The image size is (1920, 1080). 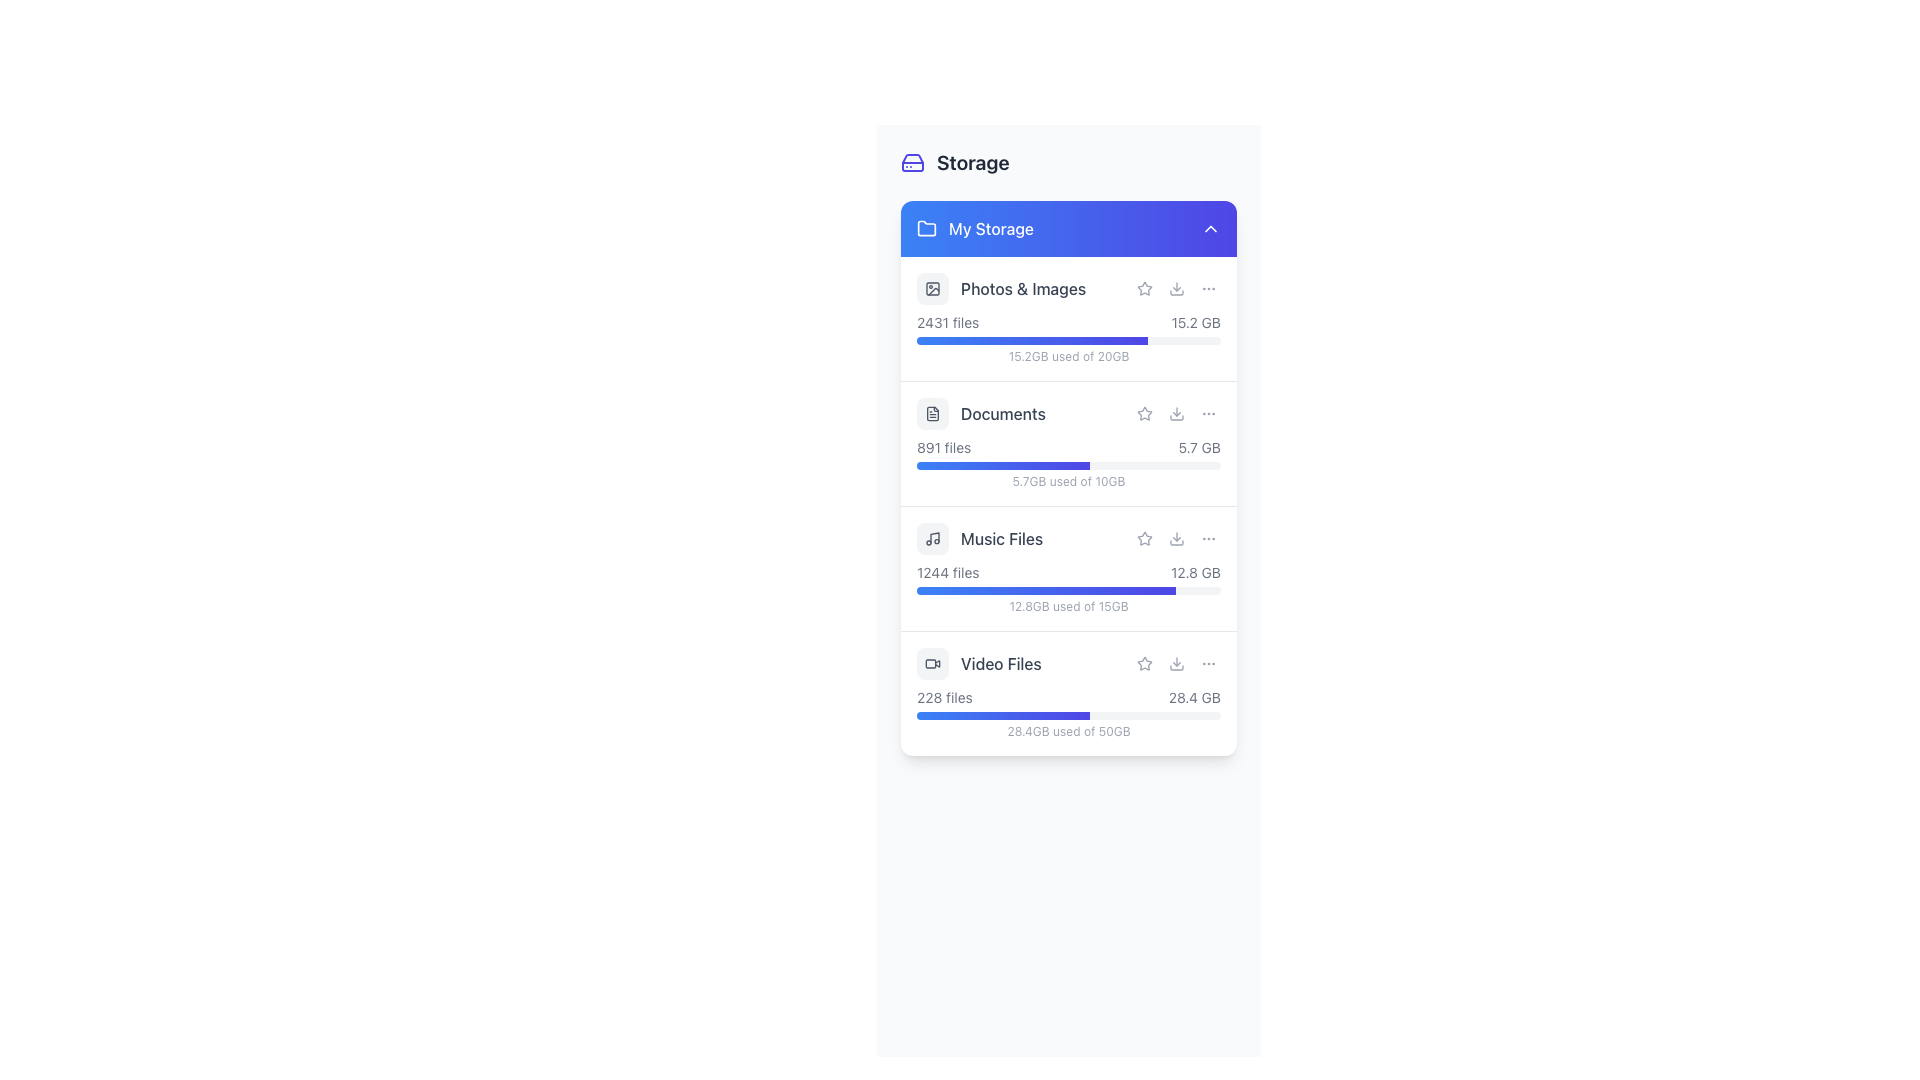 I want to click on the small musical note icon located in the music files section, positioned to the left of the descriptive text, so click(x=931, y=538).